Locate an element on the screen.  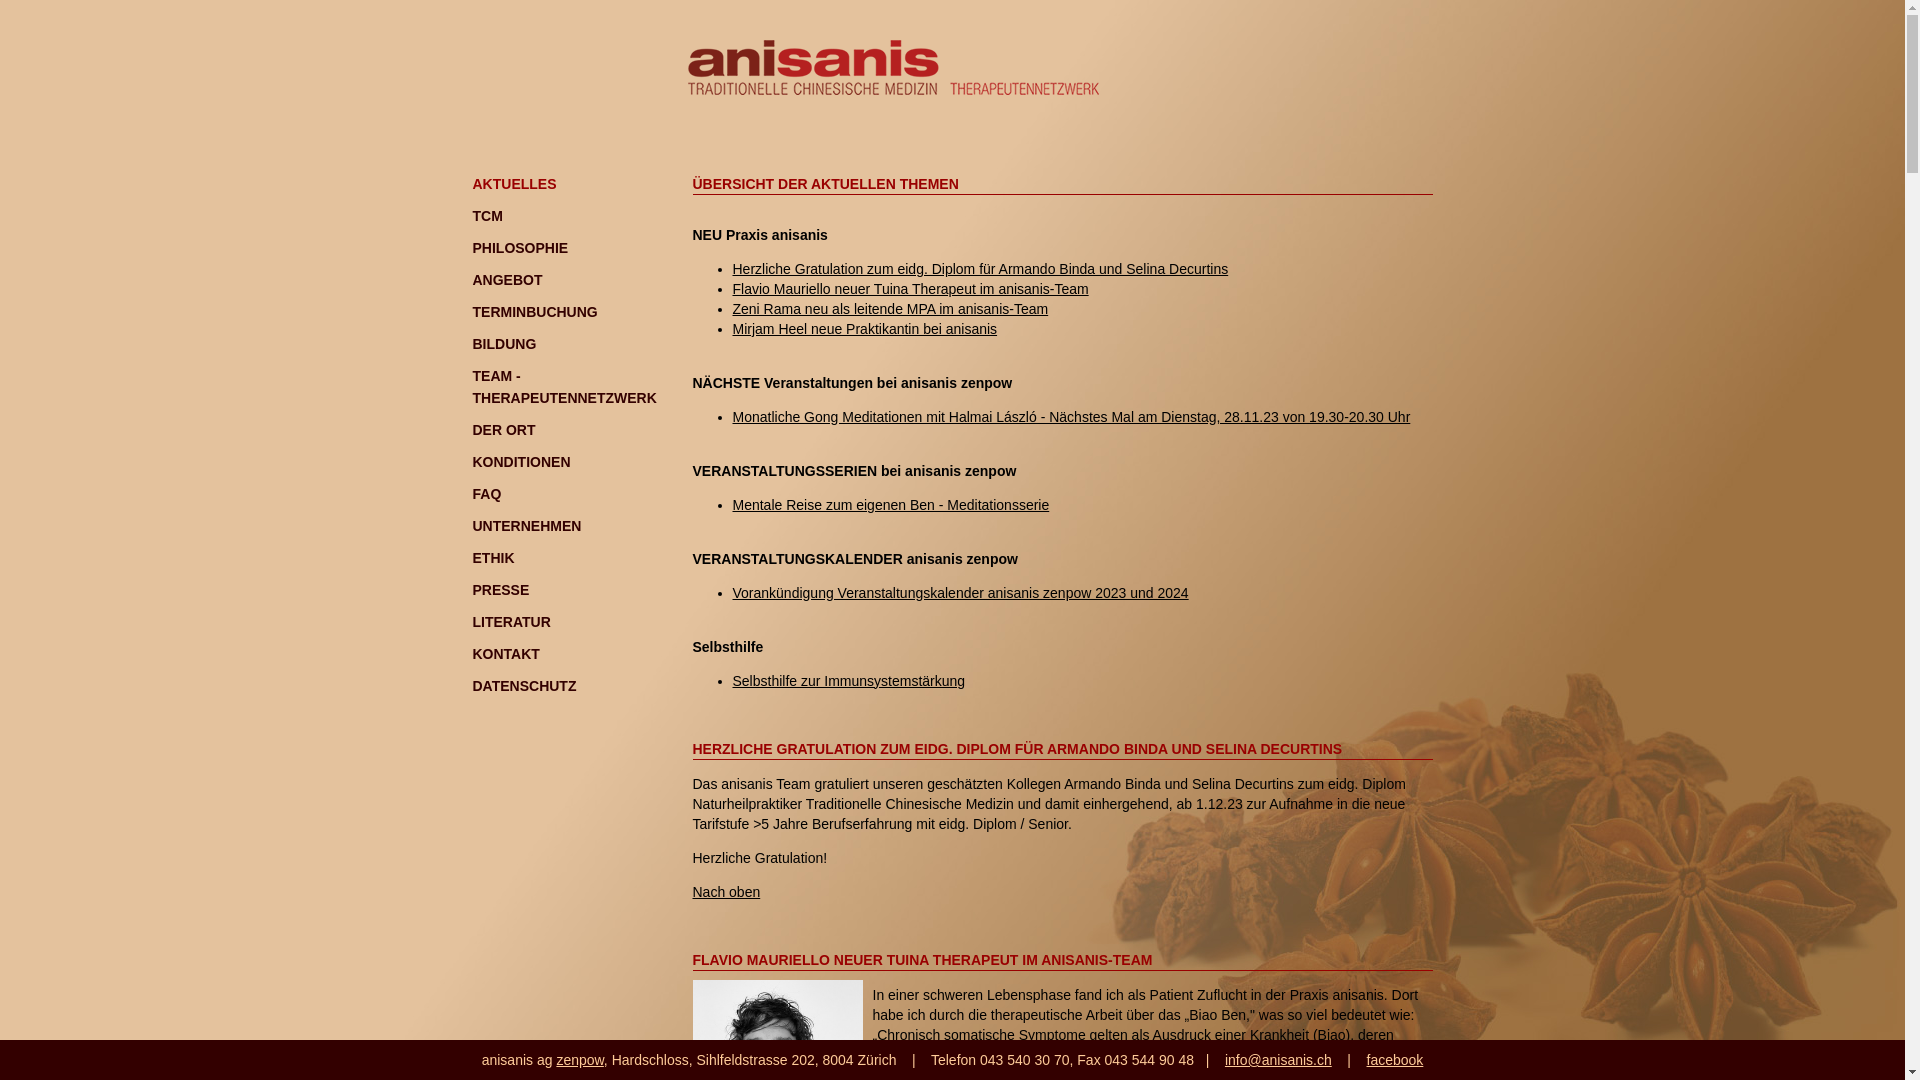
'DATENSCHUTZ' is located at coordinates (523, 685).